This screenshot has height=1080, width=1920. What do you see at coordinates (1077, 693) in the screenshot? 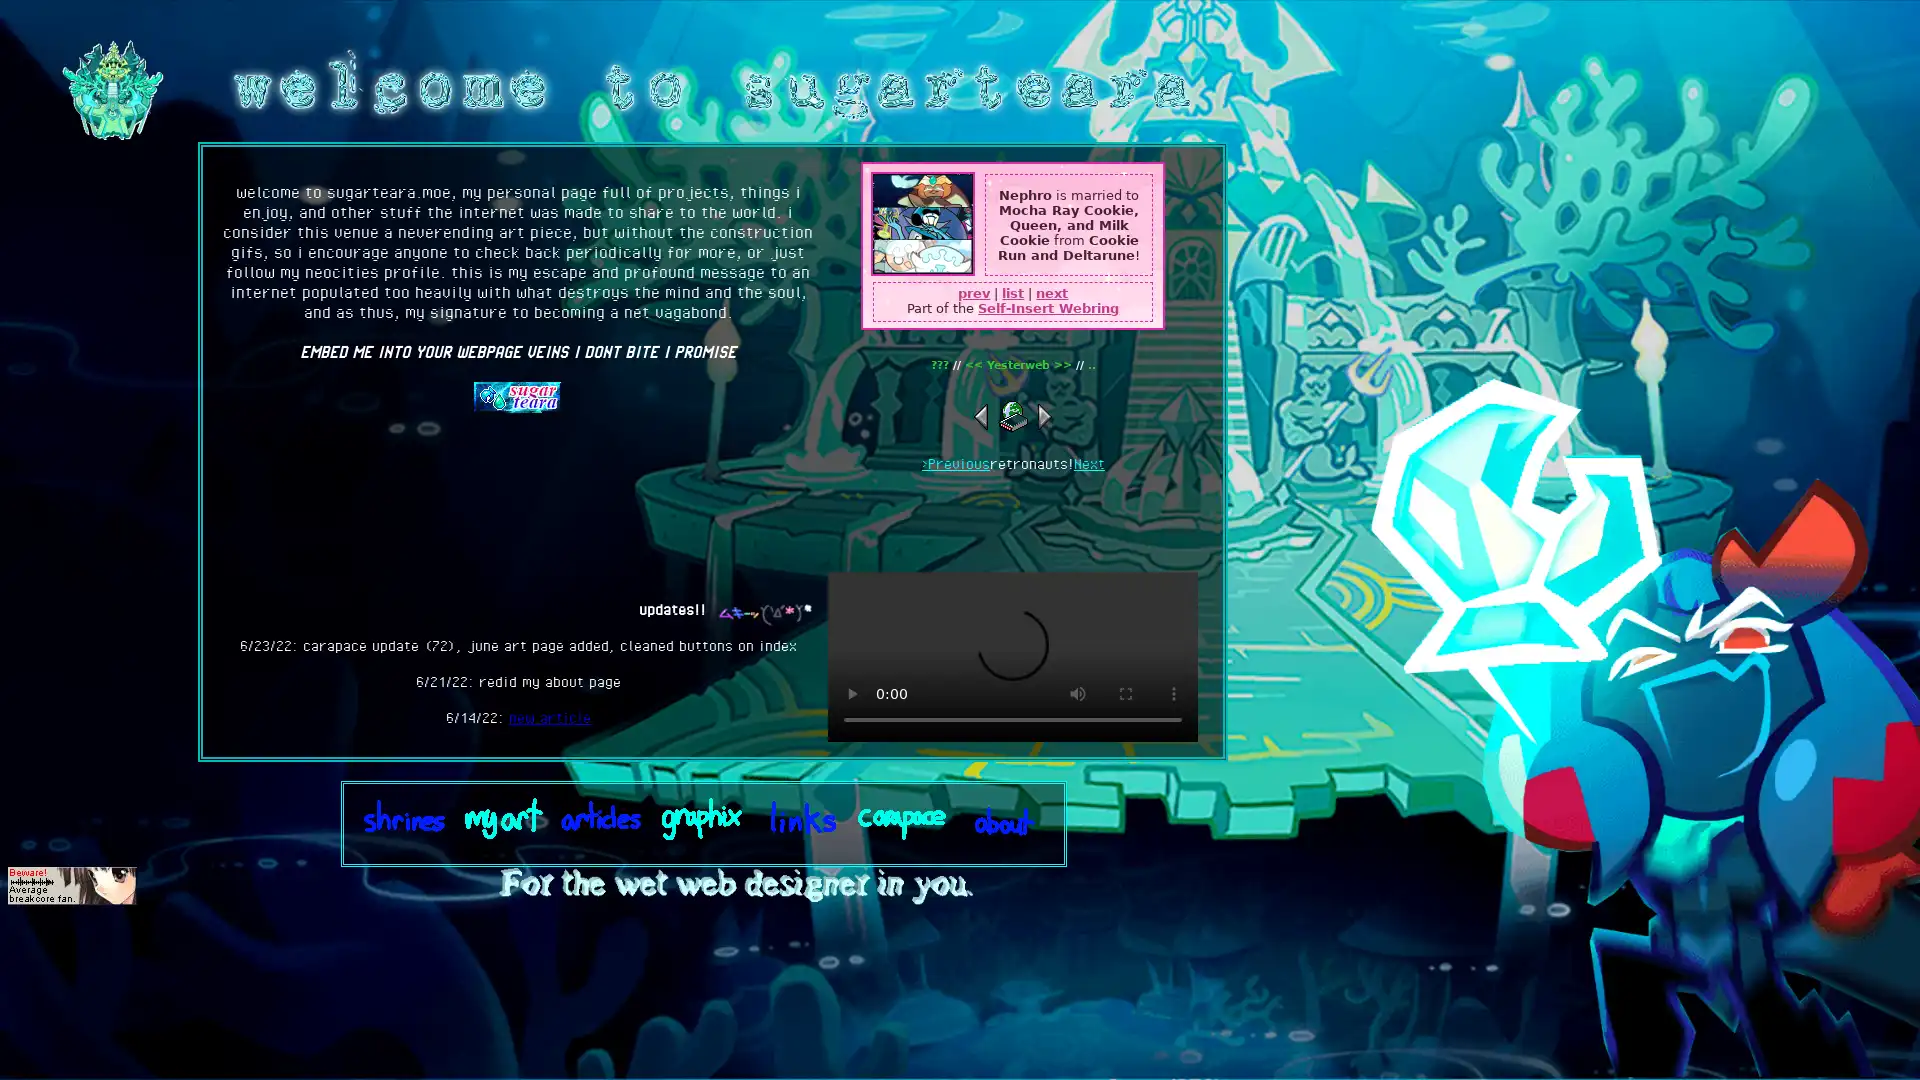
I see `mute` at bounding box center [1077, 693].